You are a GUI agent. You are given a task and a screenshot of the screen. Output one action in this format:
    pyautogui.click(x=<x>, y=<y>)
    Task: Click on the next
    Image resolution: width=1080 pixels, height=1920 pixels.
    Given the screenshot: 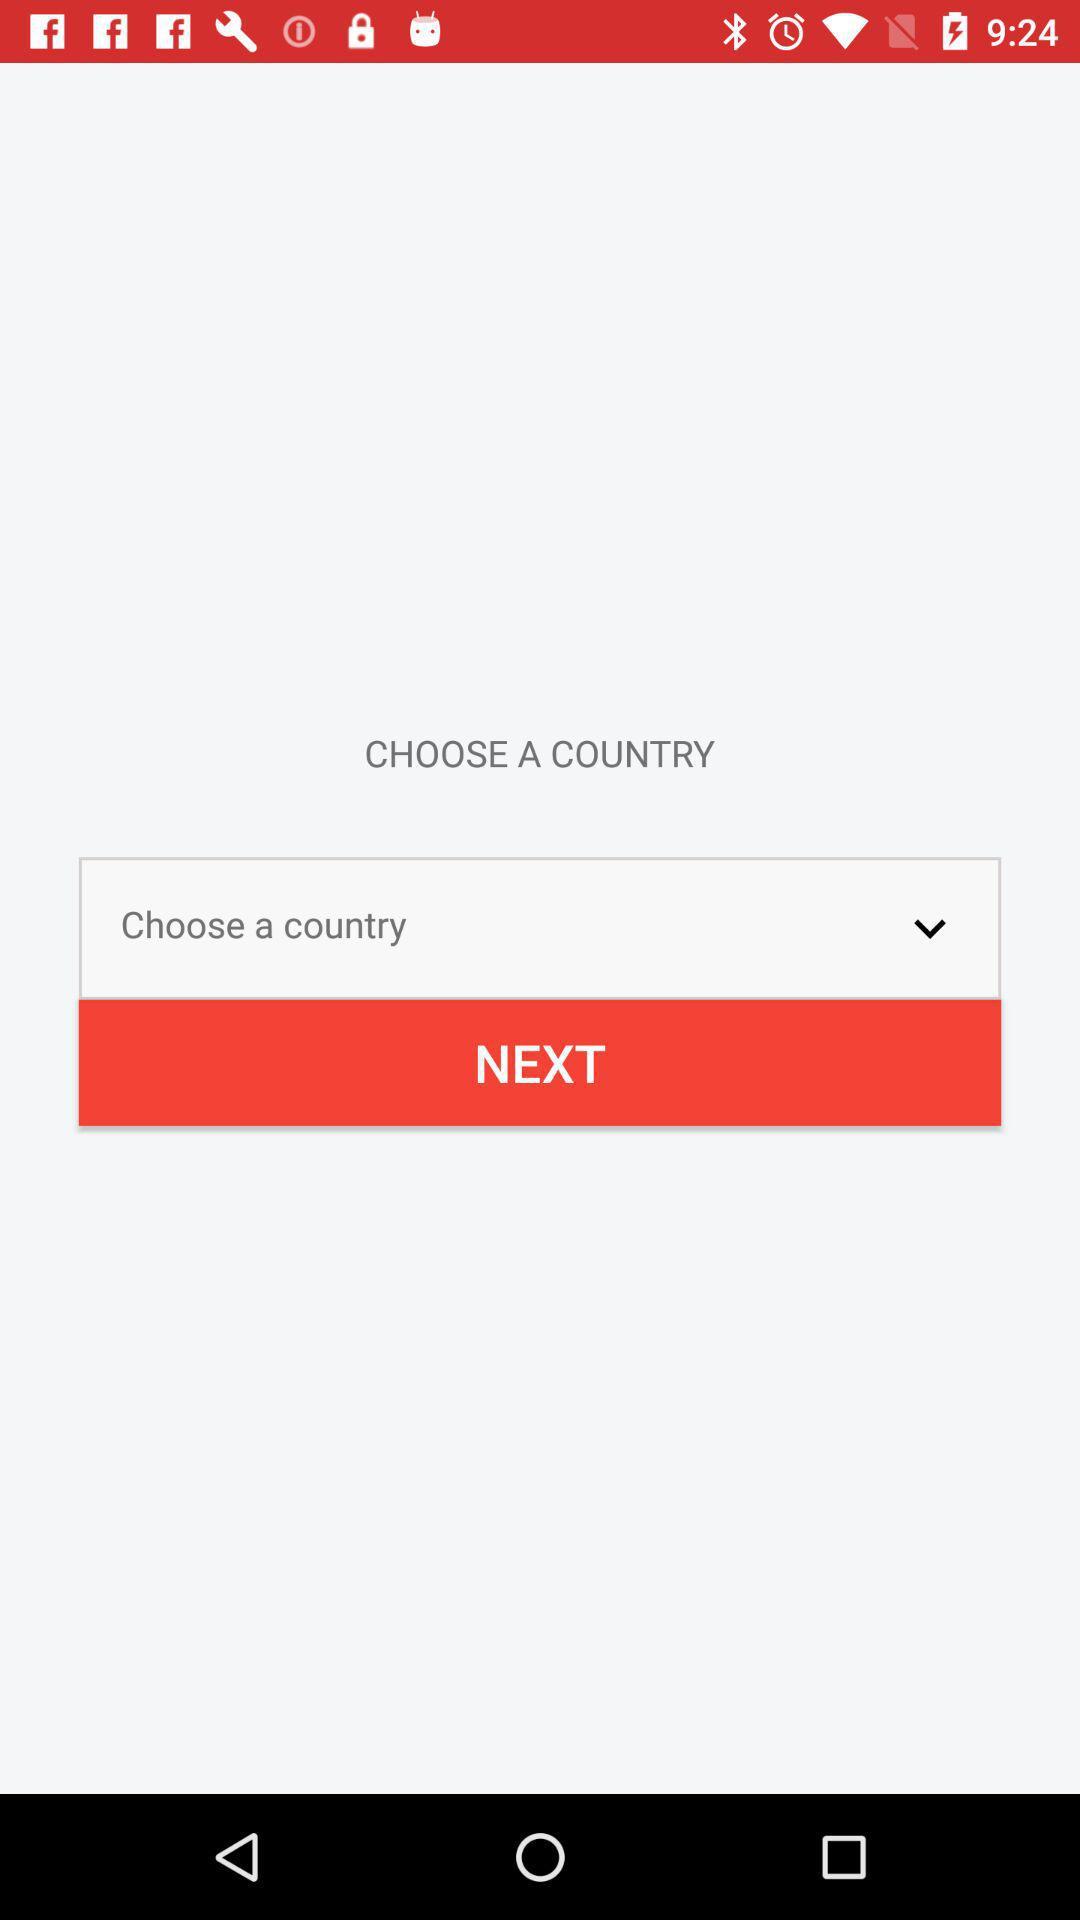 What is the action you would take?
    pyautogui.click(x=540, y=1061)
    